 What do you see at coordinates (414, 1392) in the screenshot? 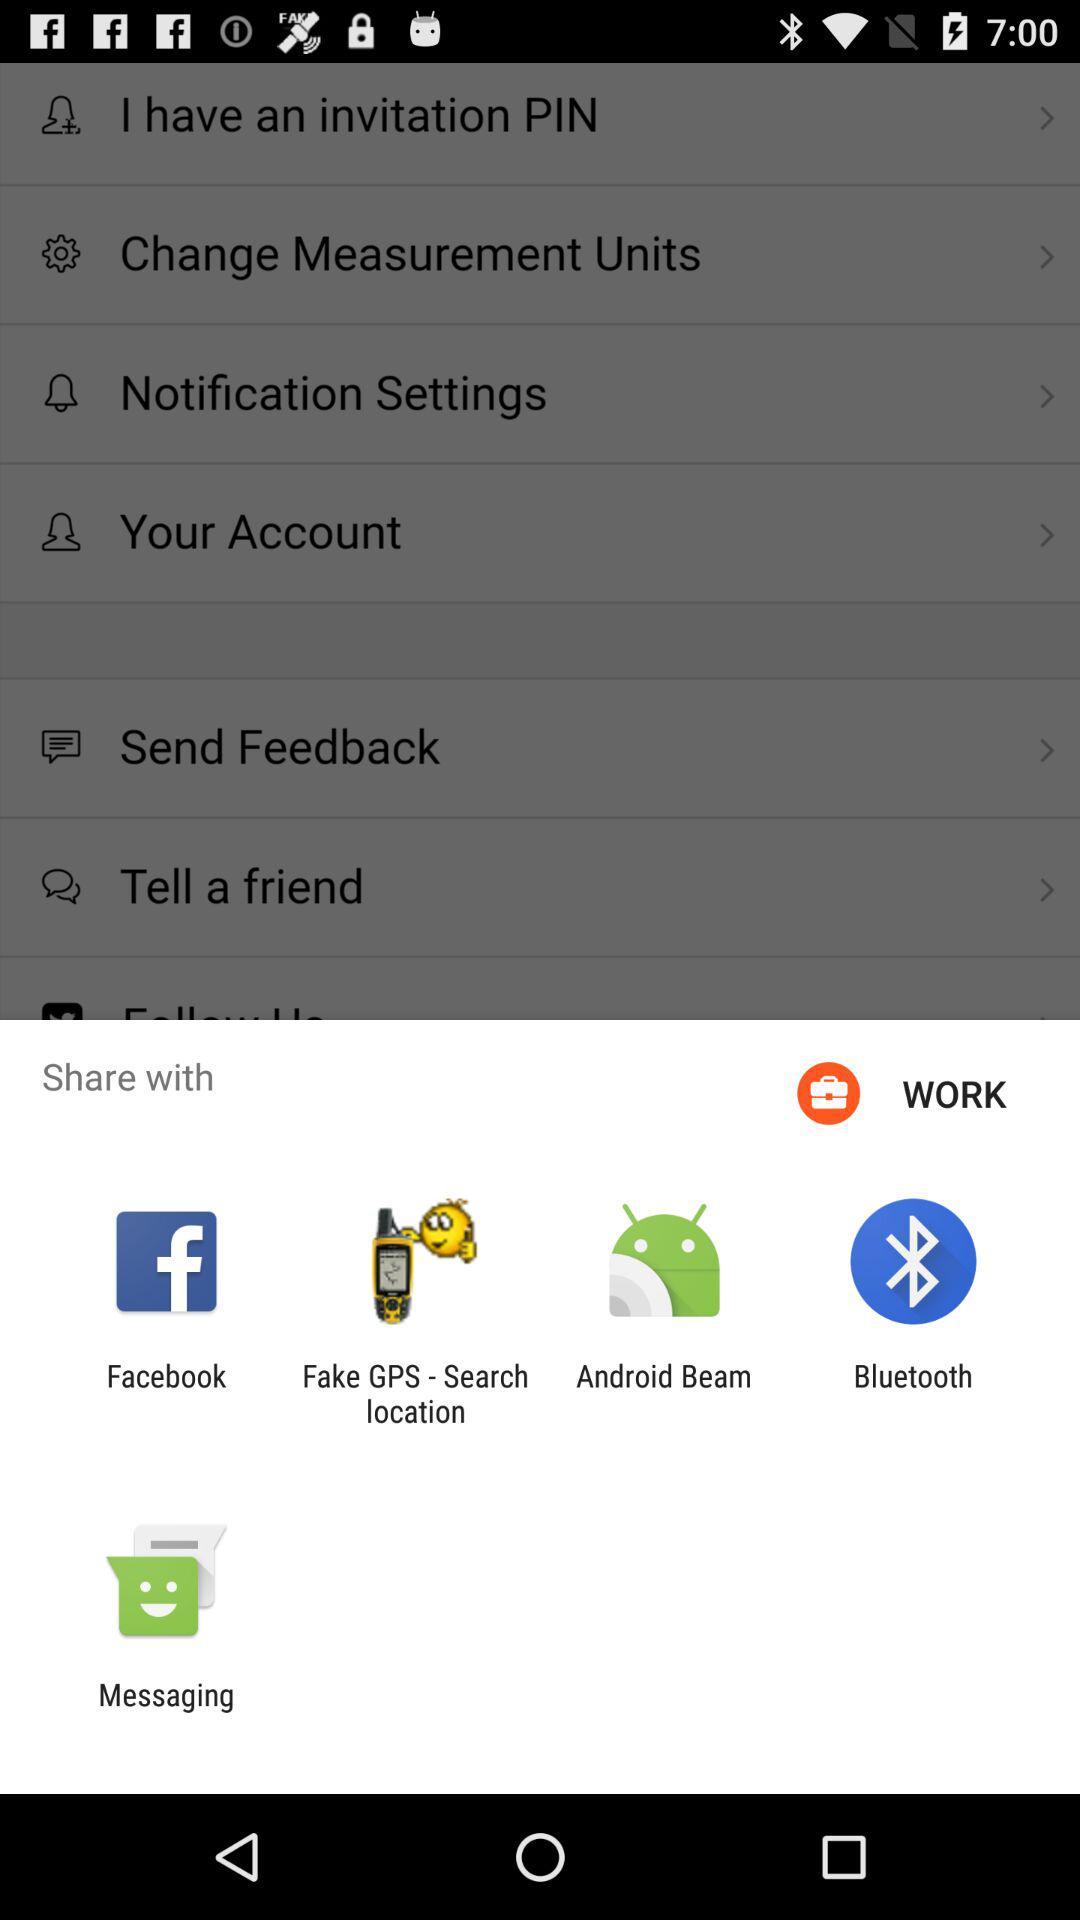
I see `app next to the android beam app` at bounding box center [414, 1392].